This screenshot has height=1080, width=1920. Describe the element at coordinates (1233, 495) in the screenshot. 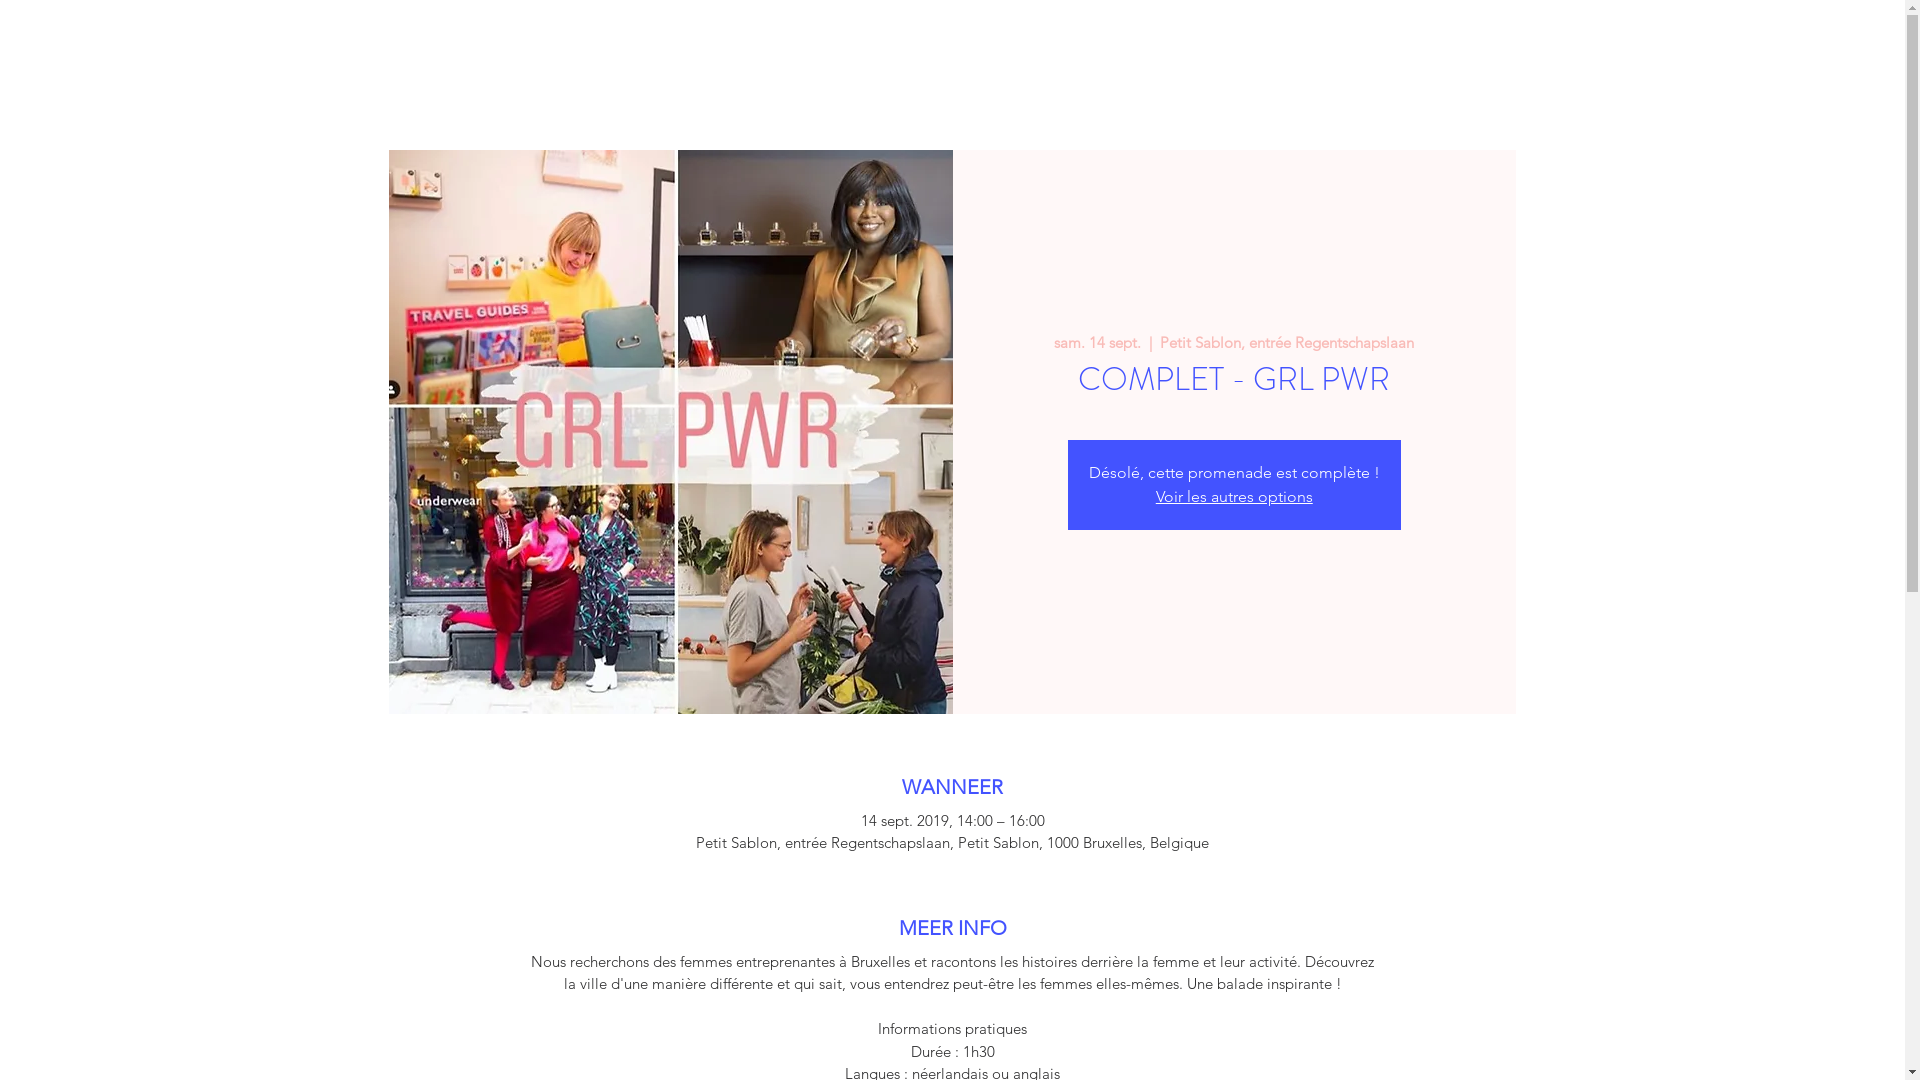

I see `'Voir les autres options'` at that location.